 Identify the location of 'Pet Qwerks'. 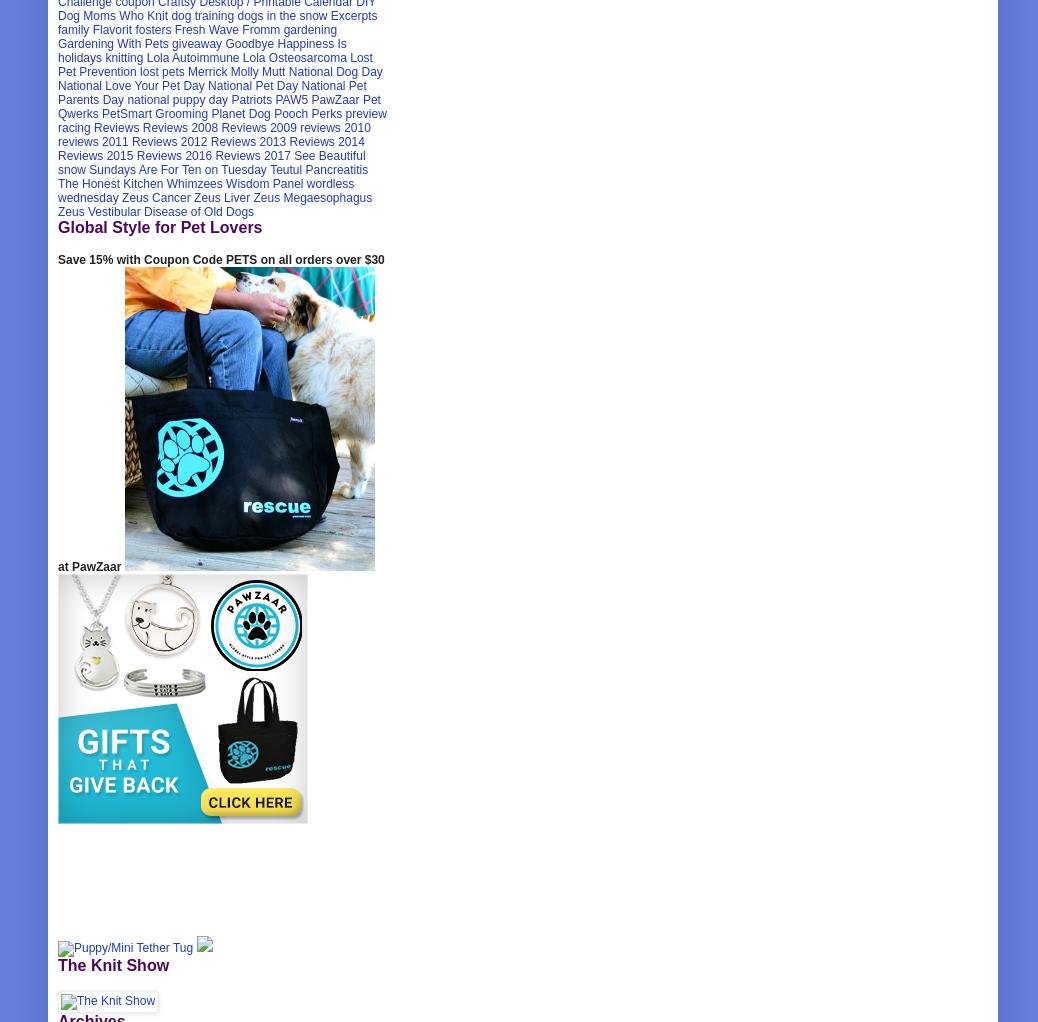
(218, 106).